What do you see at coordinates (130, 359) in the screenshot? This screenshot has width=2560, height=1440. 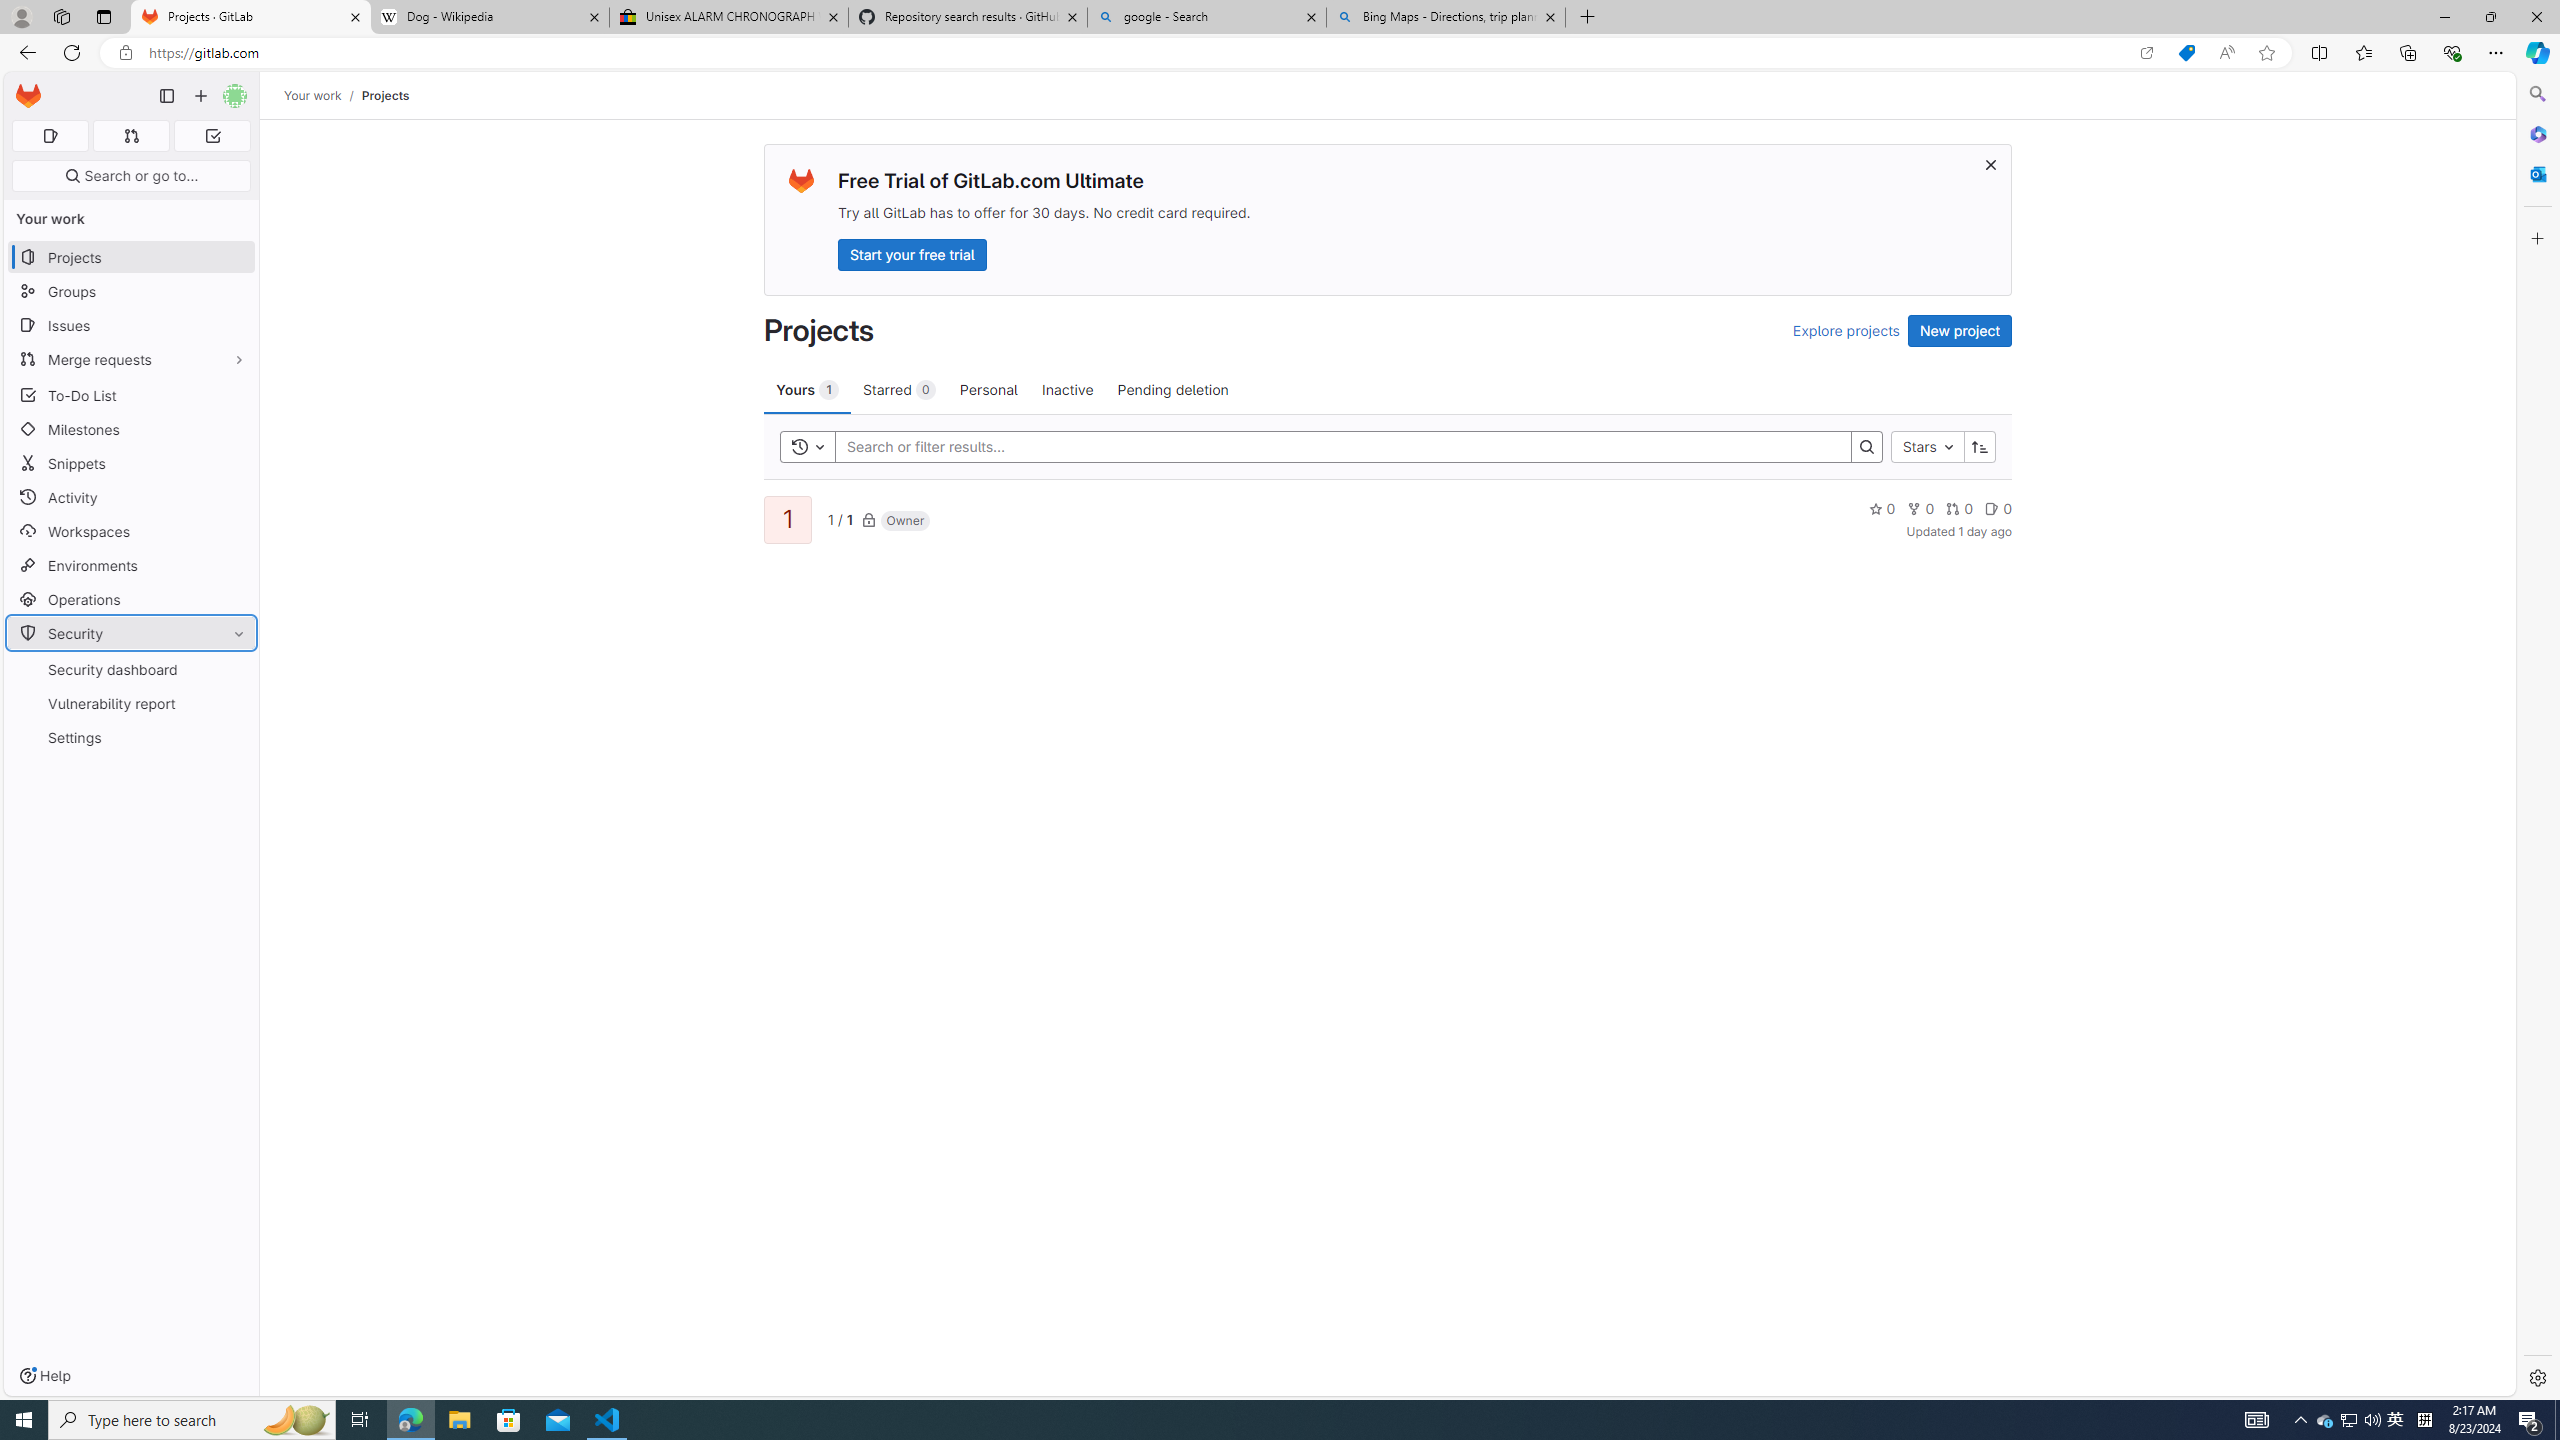 I see `'Merge requests'` at bounding box center [130, 359].